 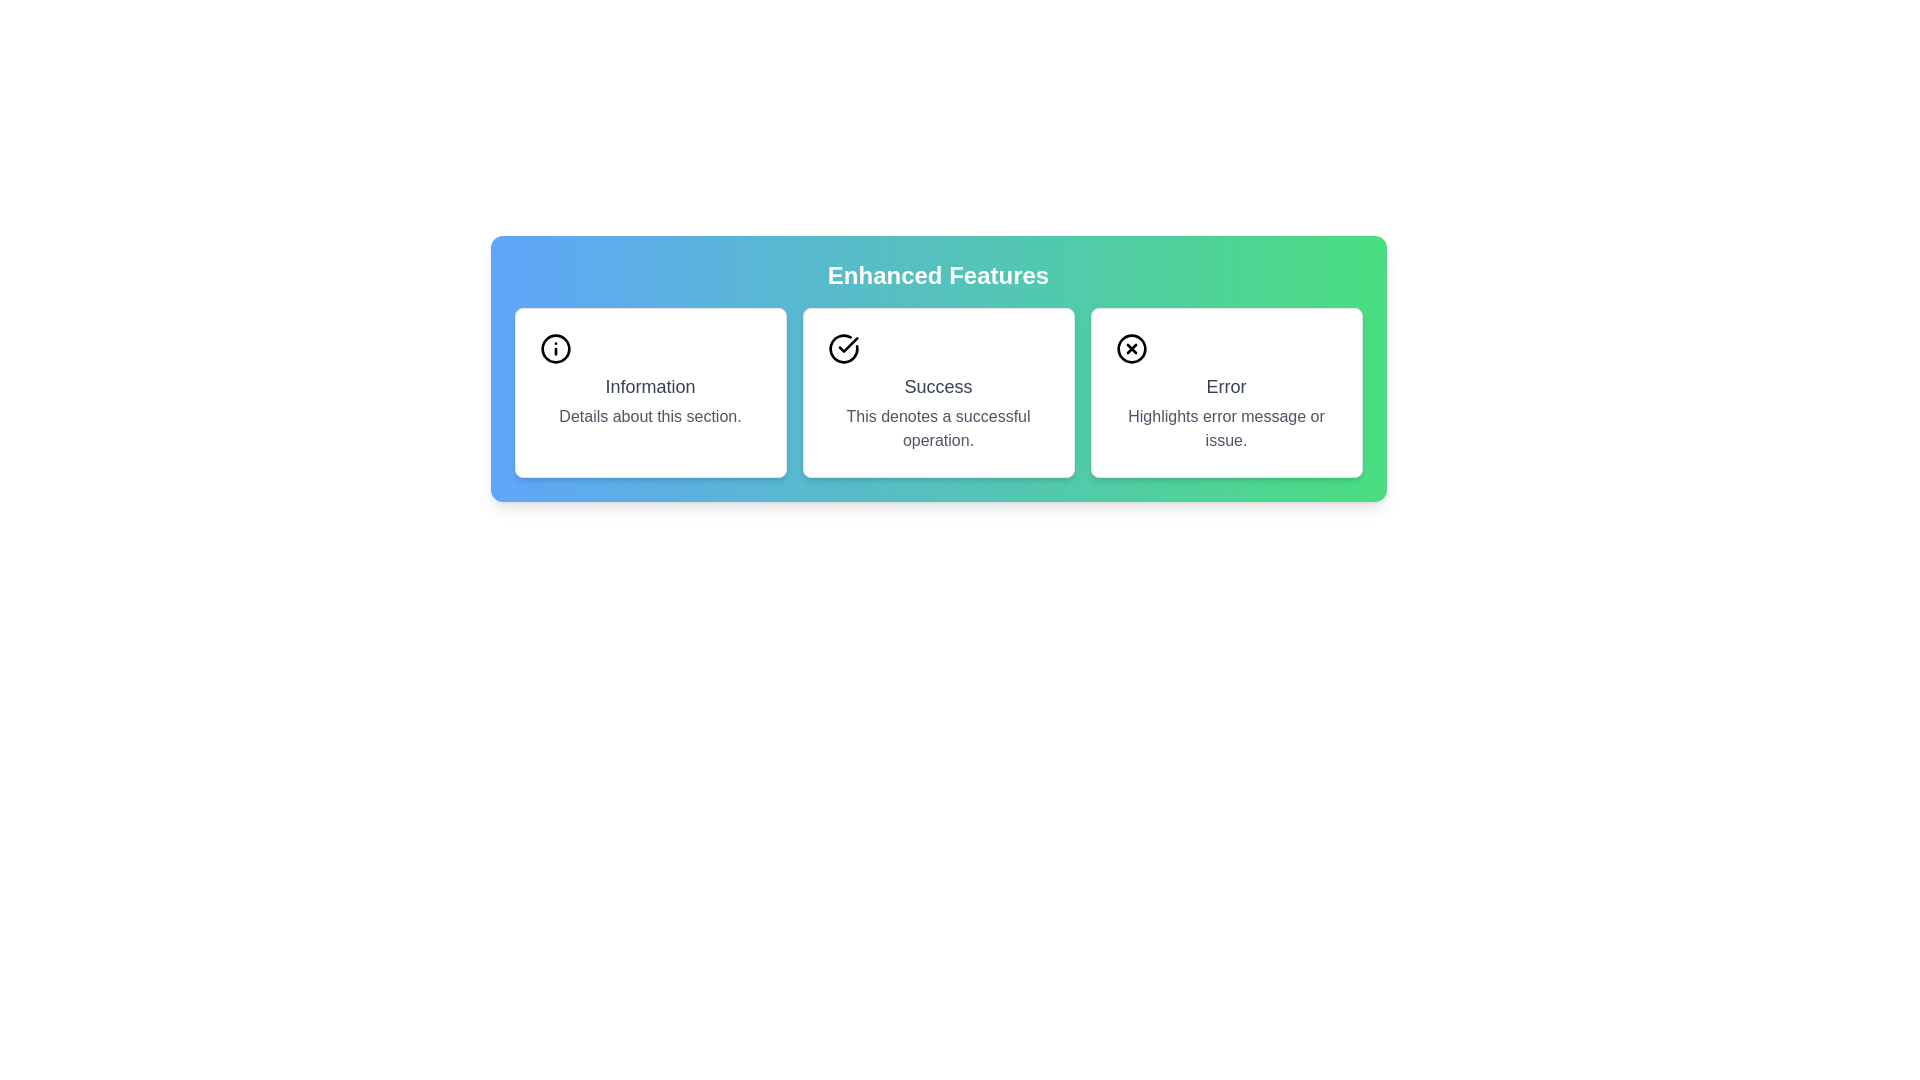 What do you see at coordinates (1225, 427) in the screenshot?
I see `the descriptive text element located in the third card below the title header 'Error', which provides context about the error functionality` at bounding box center [1225, 427].